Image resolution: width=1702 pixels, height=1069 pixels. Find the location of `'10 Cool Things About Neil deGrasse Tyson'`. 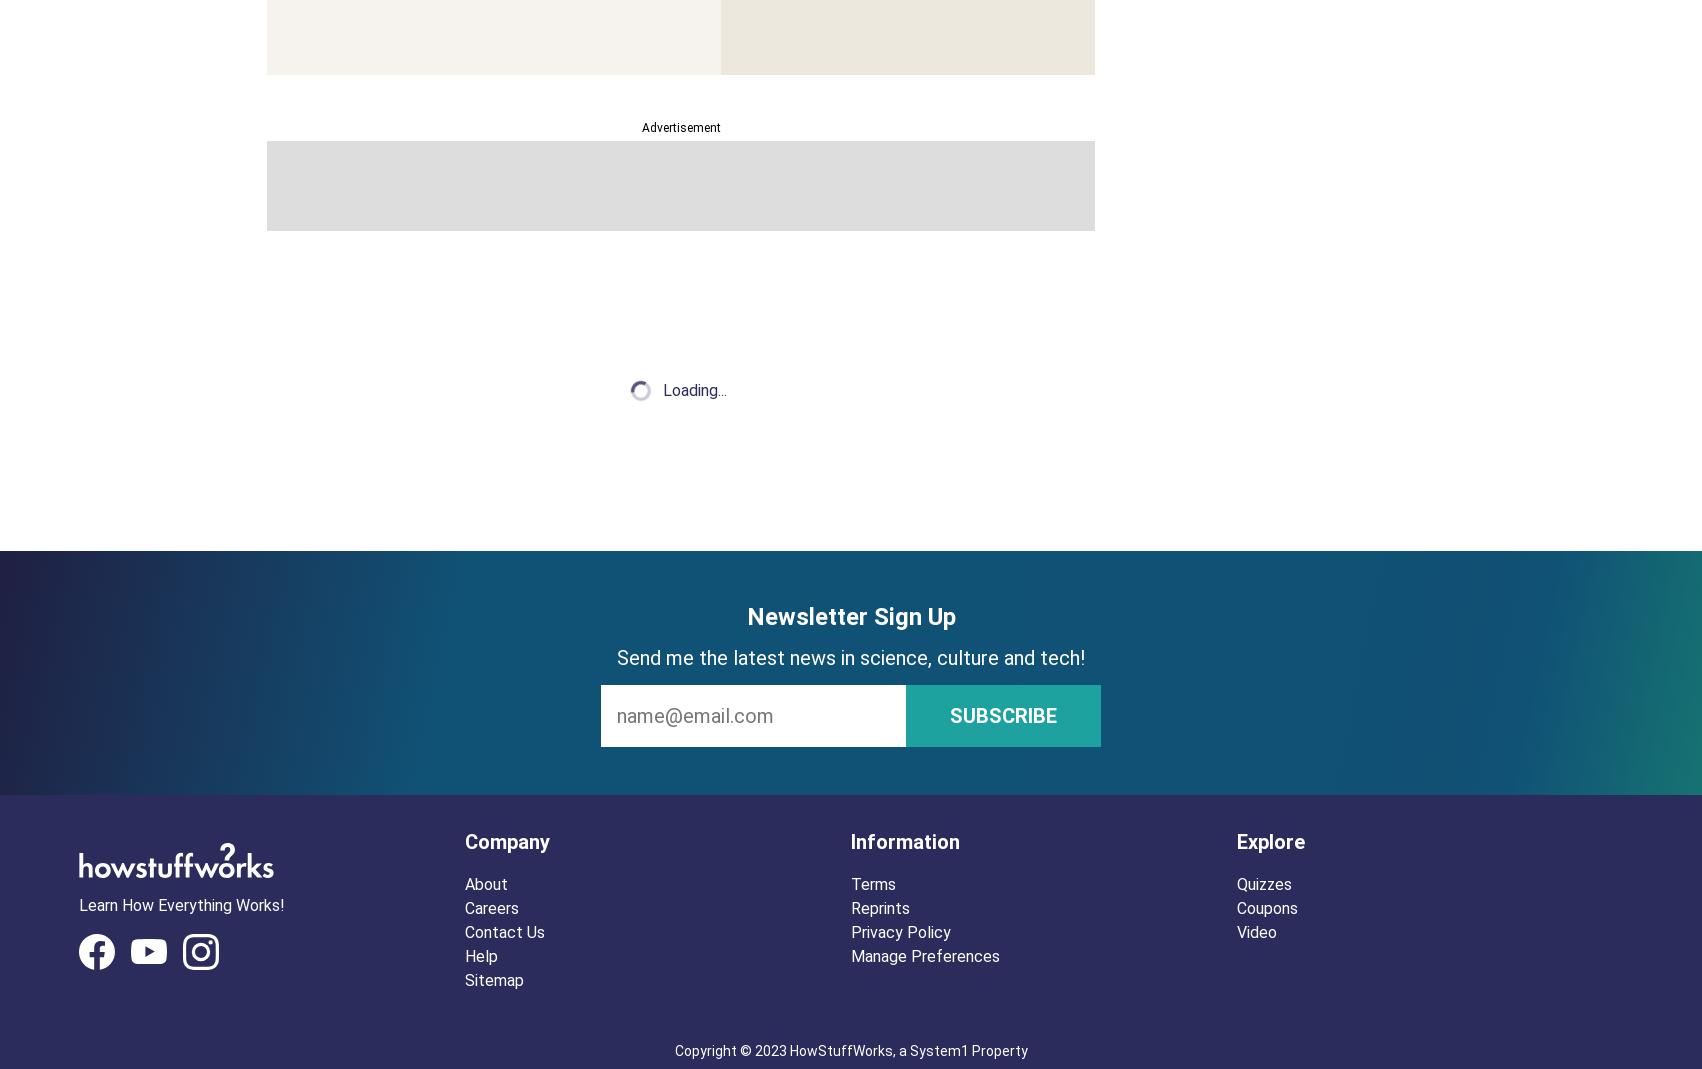

'10 Cool Things About Neil deGrasse Tyson' is located at coordinates (646, 317).